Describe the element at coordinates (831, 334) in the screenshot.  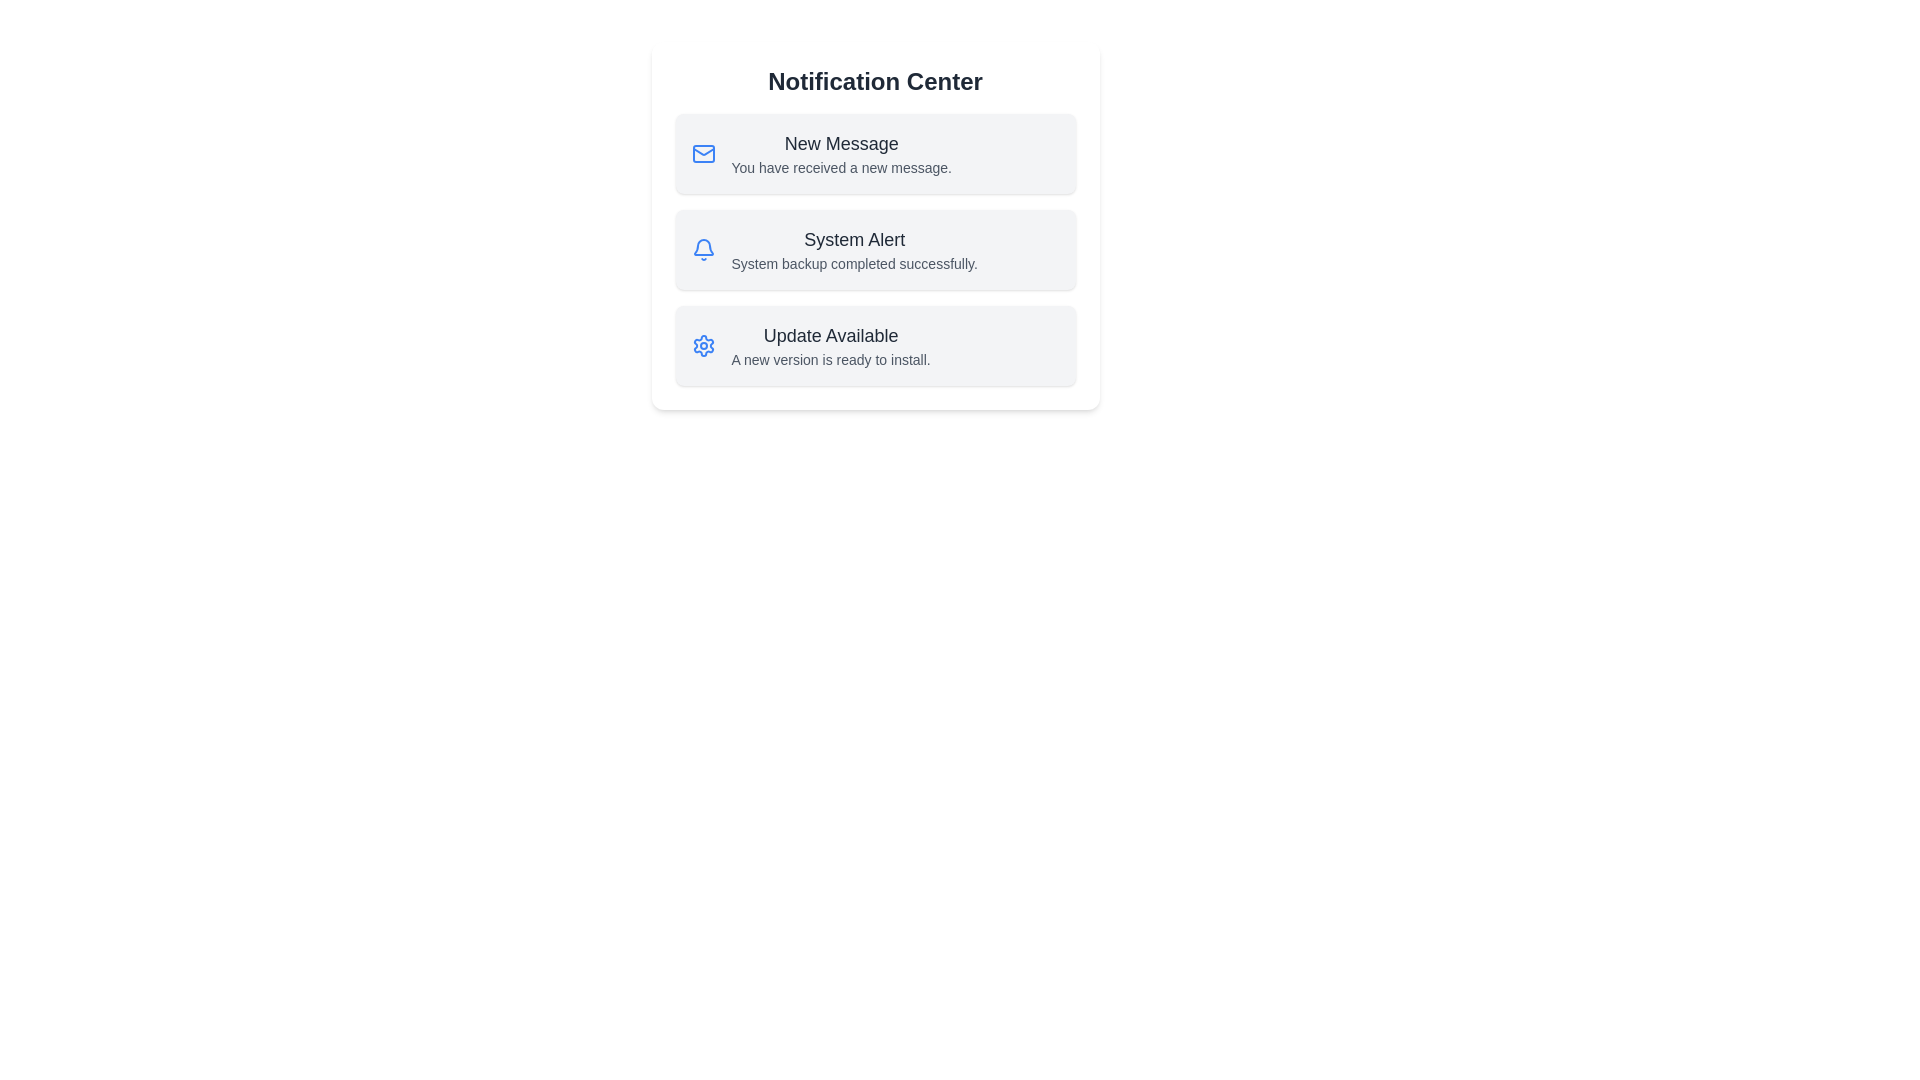
I see `the text label conveying the title of a notification about an available update in the Notification Center` at that location.